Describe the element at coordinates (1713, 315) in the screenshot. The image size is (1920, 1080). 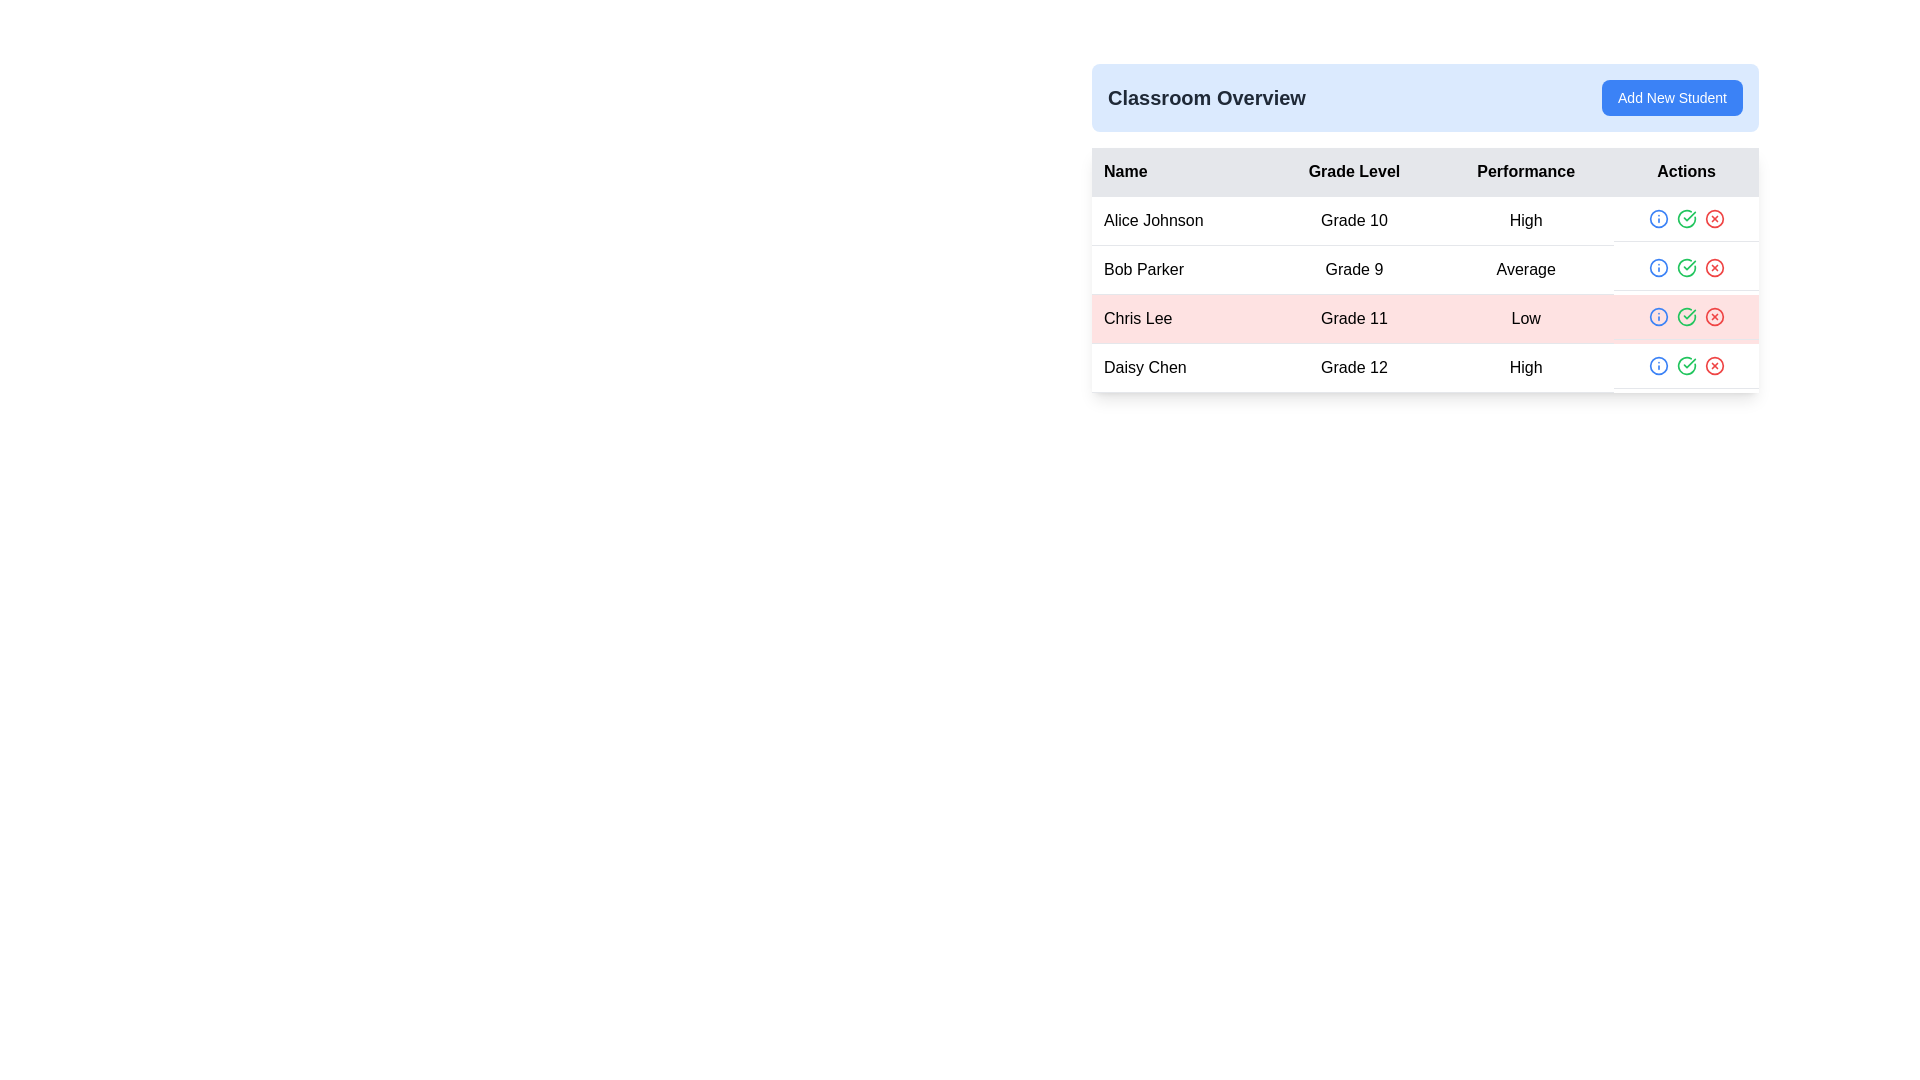
I see `the red circular button with a cross icon inside, which is located in the 'Actions' column of the table row for 'Chris Lee'` at that location.